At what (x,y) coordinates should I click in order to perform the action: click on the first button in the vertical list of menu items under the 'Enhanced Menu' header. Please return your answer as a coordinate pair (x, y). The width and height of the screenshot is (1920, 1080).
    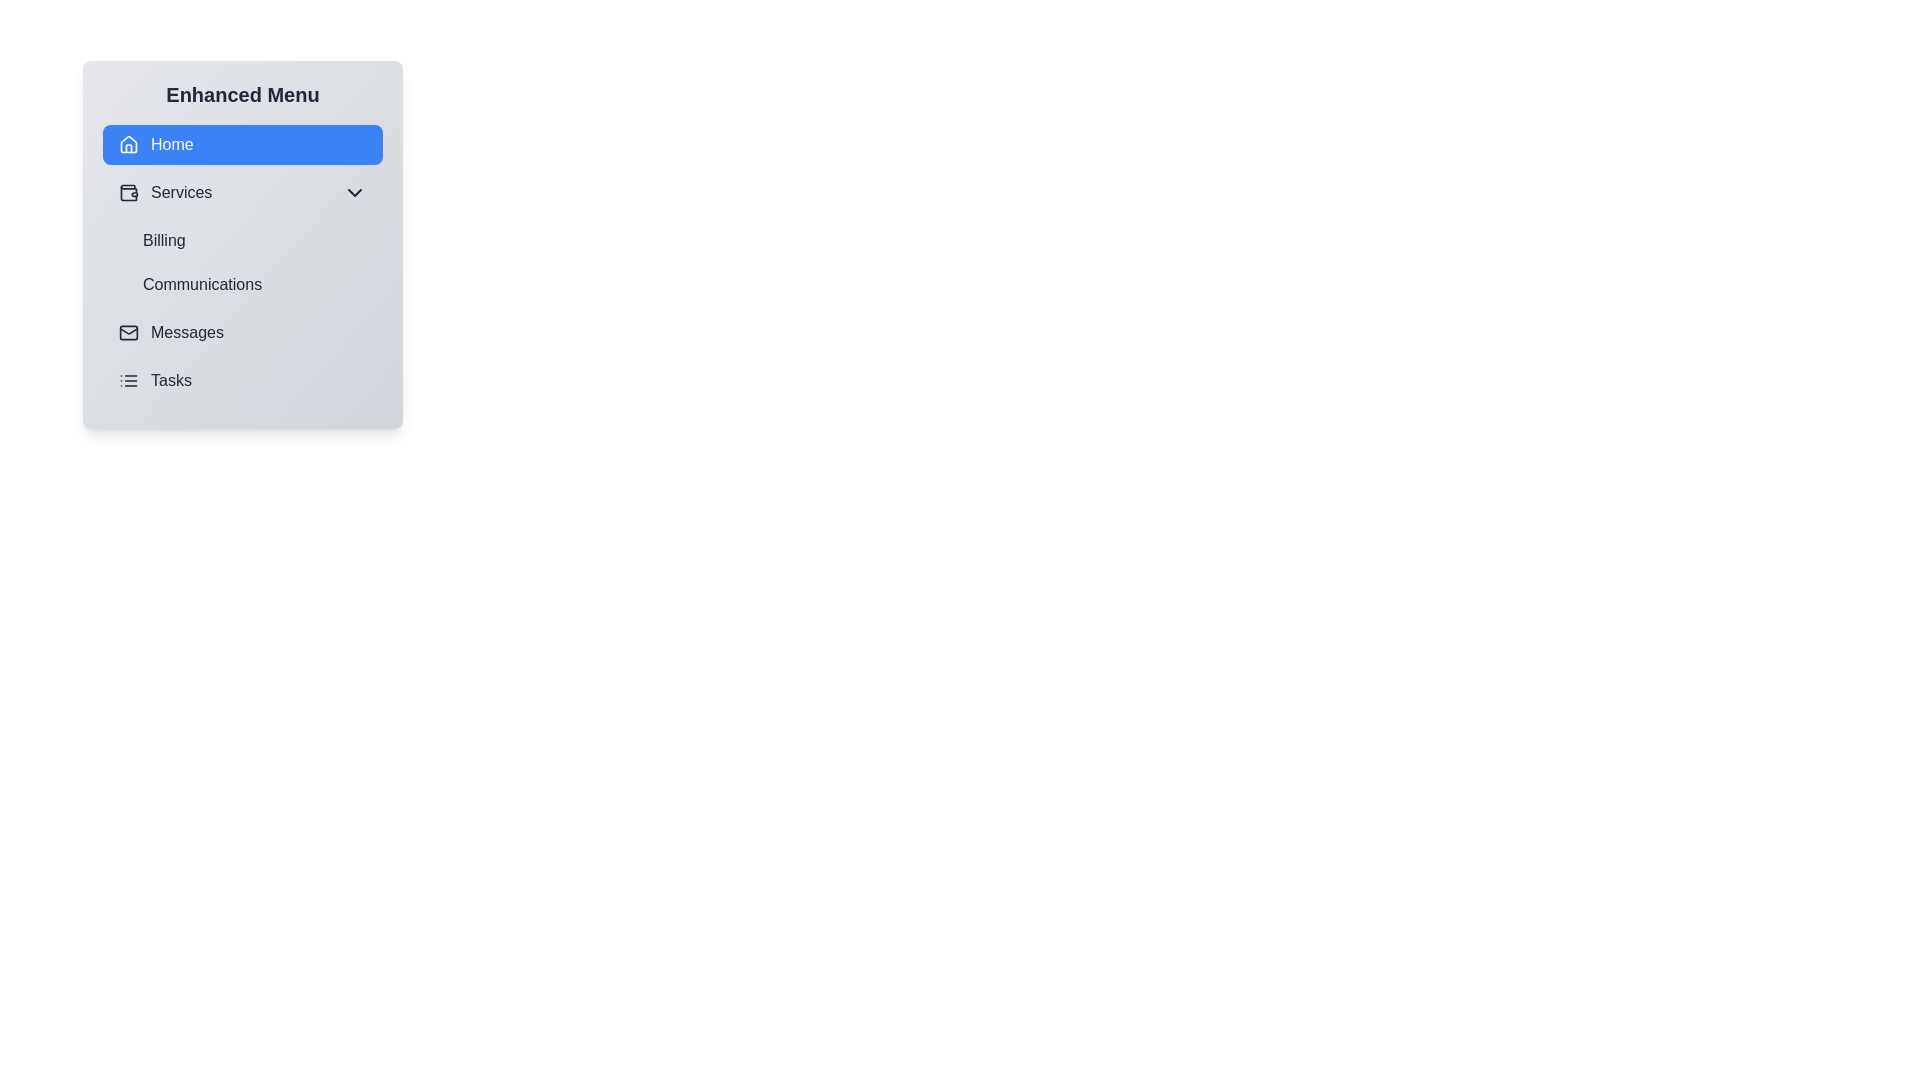
    Looking at the image, I should click on (242, 144).